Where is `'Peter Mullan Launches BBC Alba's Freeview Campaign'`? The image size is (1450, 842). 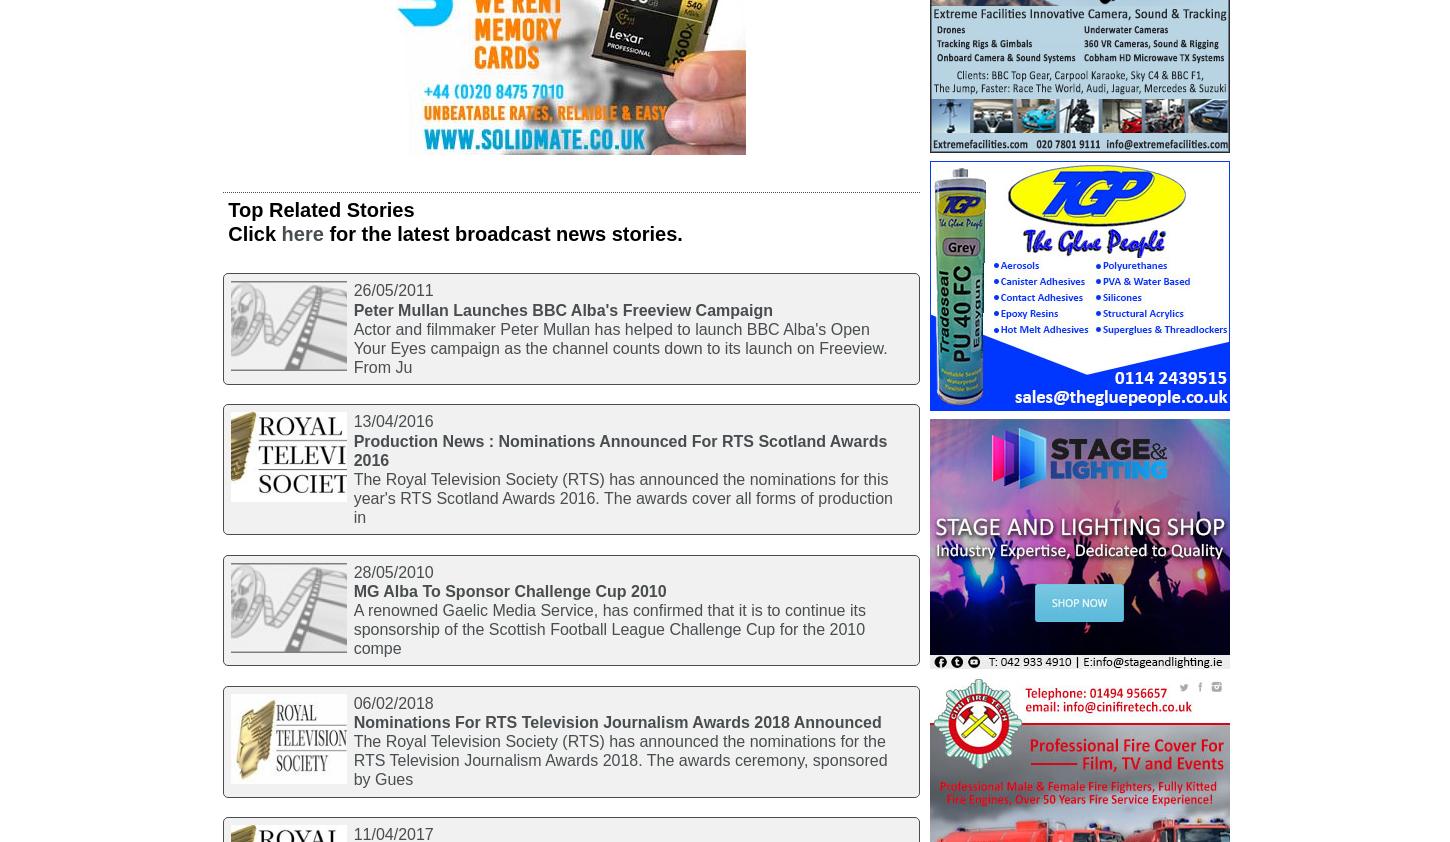 'Peter Mullan Launches BBC Alba's Freeview Campaign' is located at coordinates (352, 309).